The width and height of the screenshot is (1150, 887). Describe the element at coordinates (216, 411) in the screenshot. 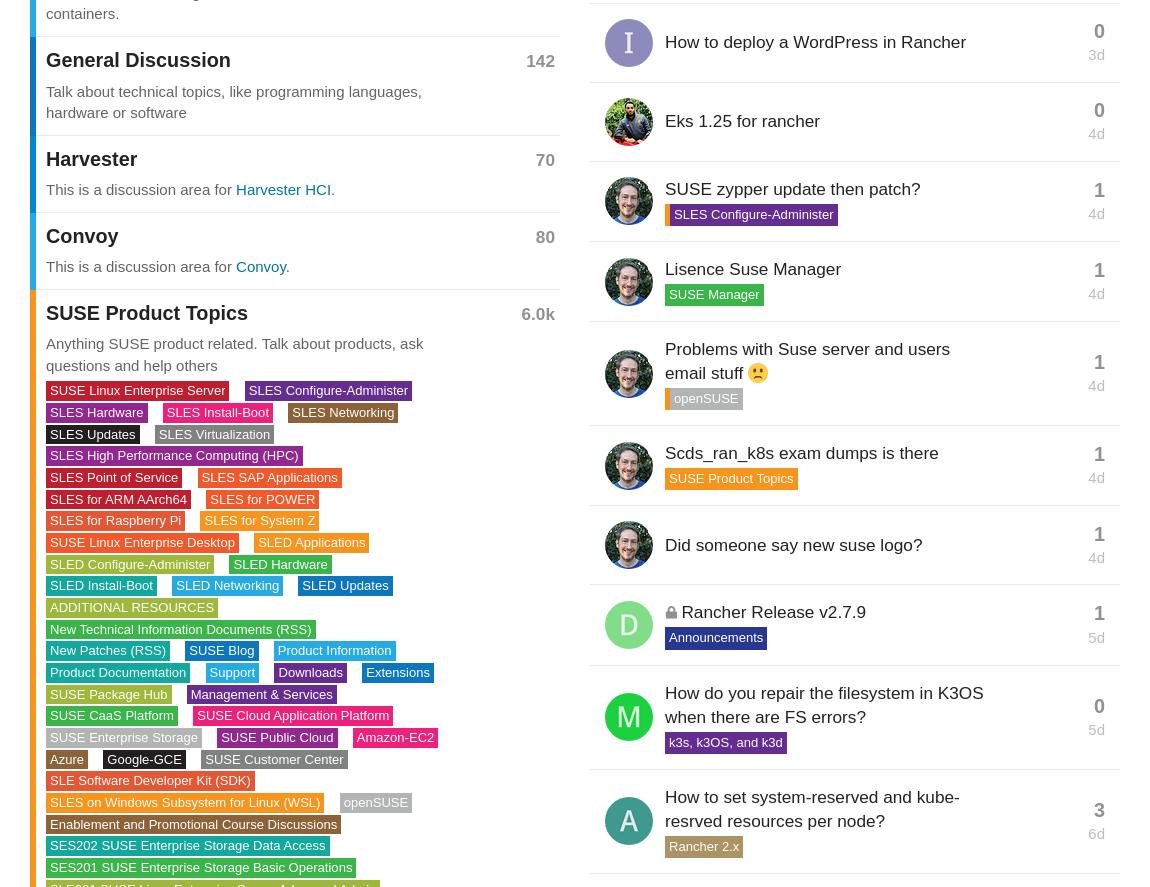

I see `'SLES Install-Boot'` at that location.